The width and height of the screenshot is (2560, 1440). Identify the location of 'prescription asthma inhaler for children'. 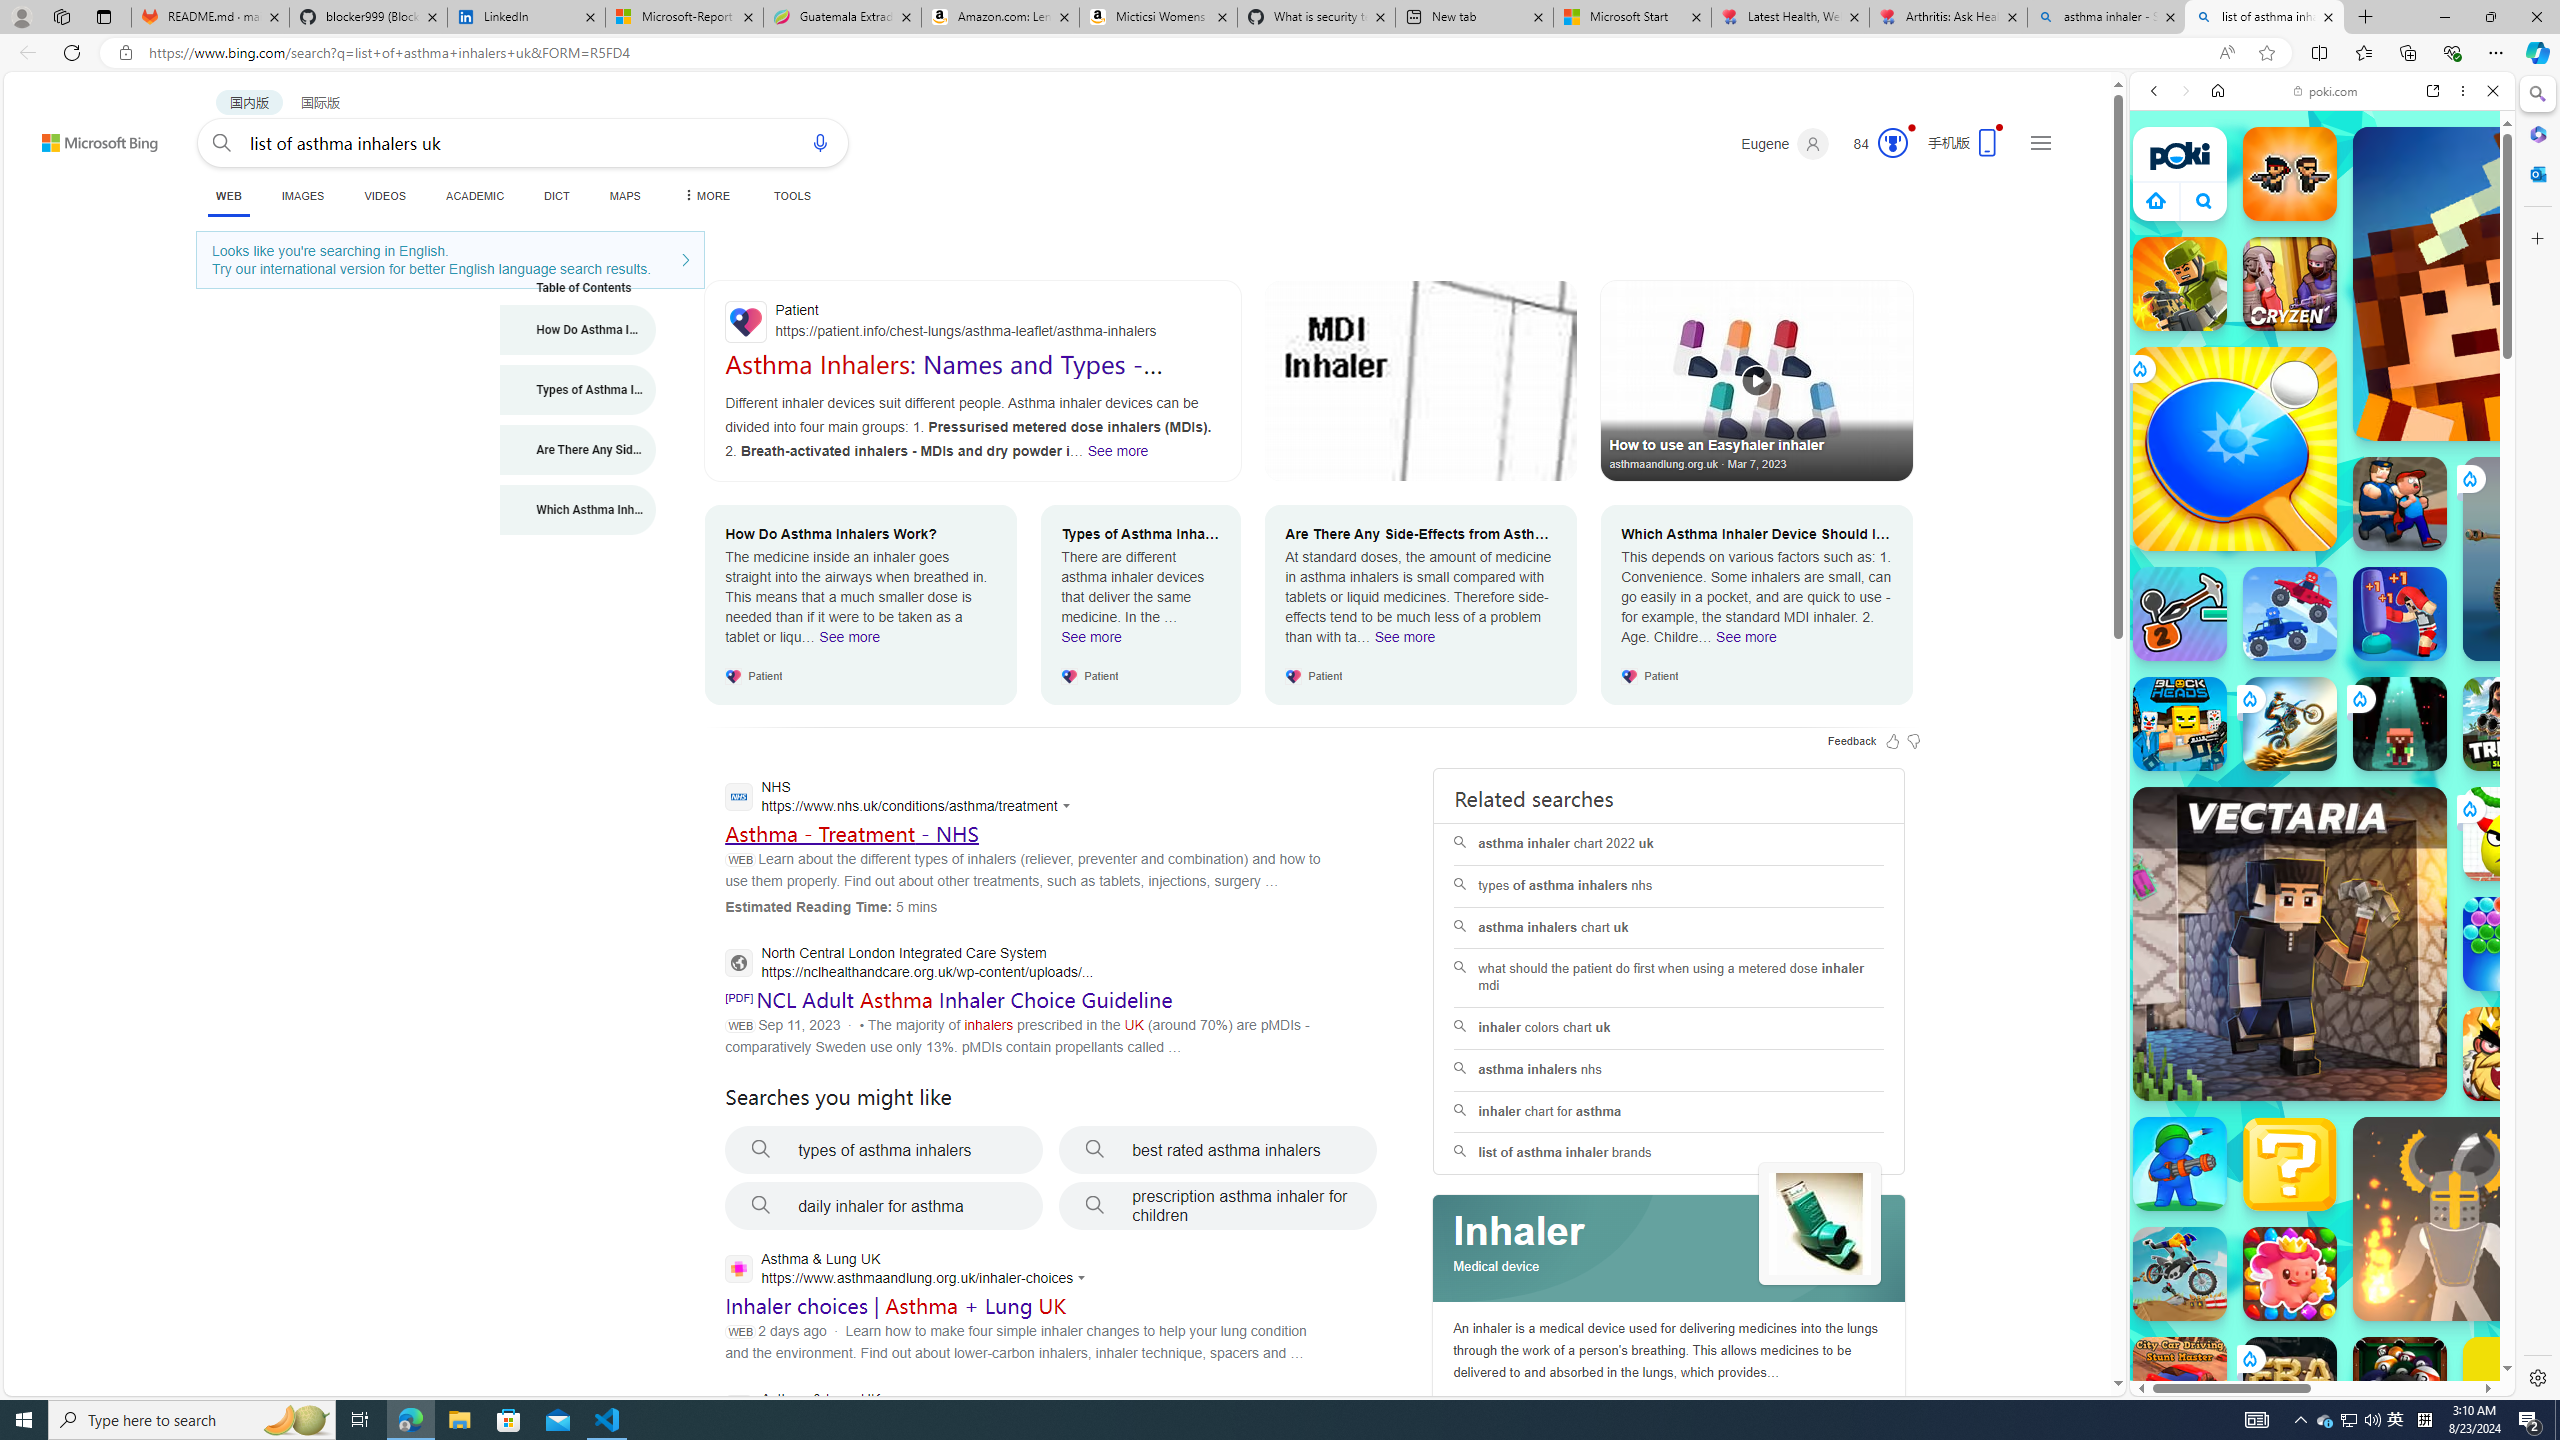
(1218, 1206).